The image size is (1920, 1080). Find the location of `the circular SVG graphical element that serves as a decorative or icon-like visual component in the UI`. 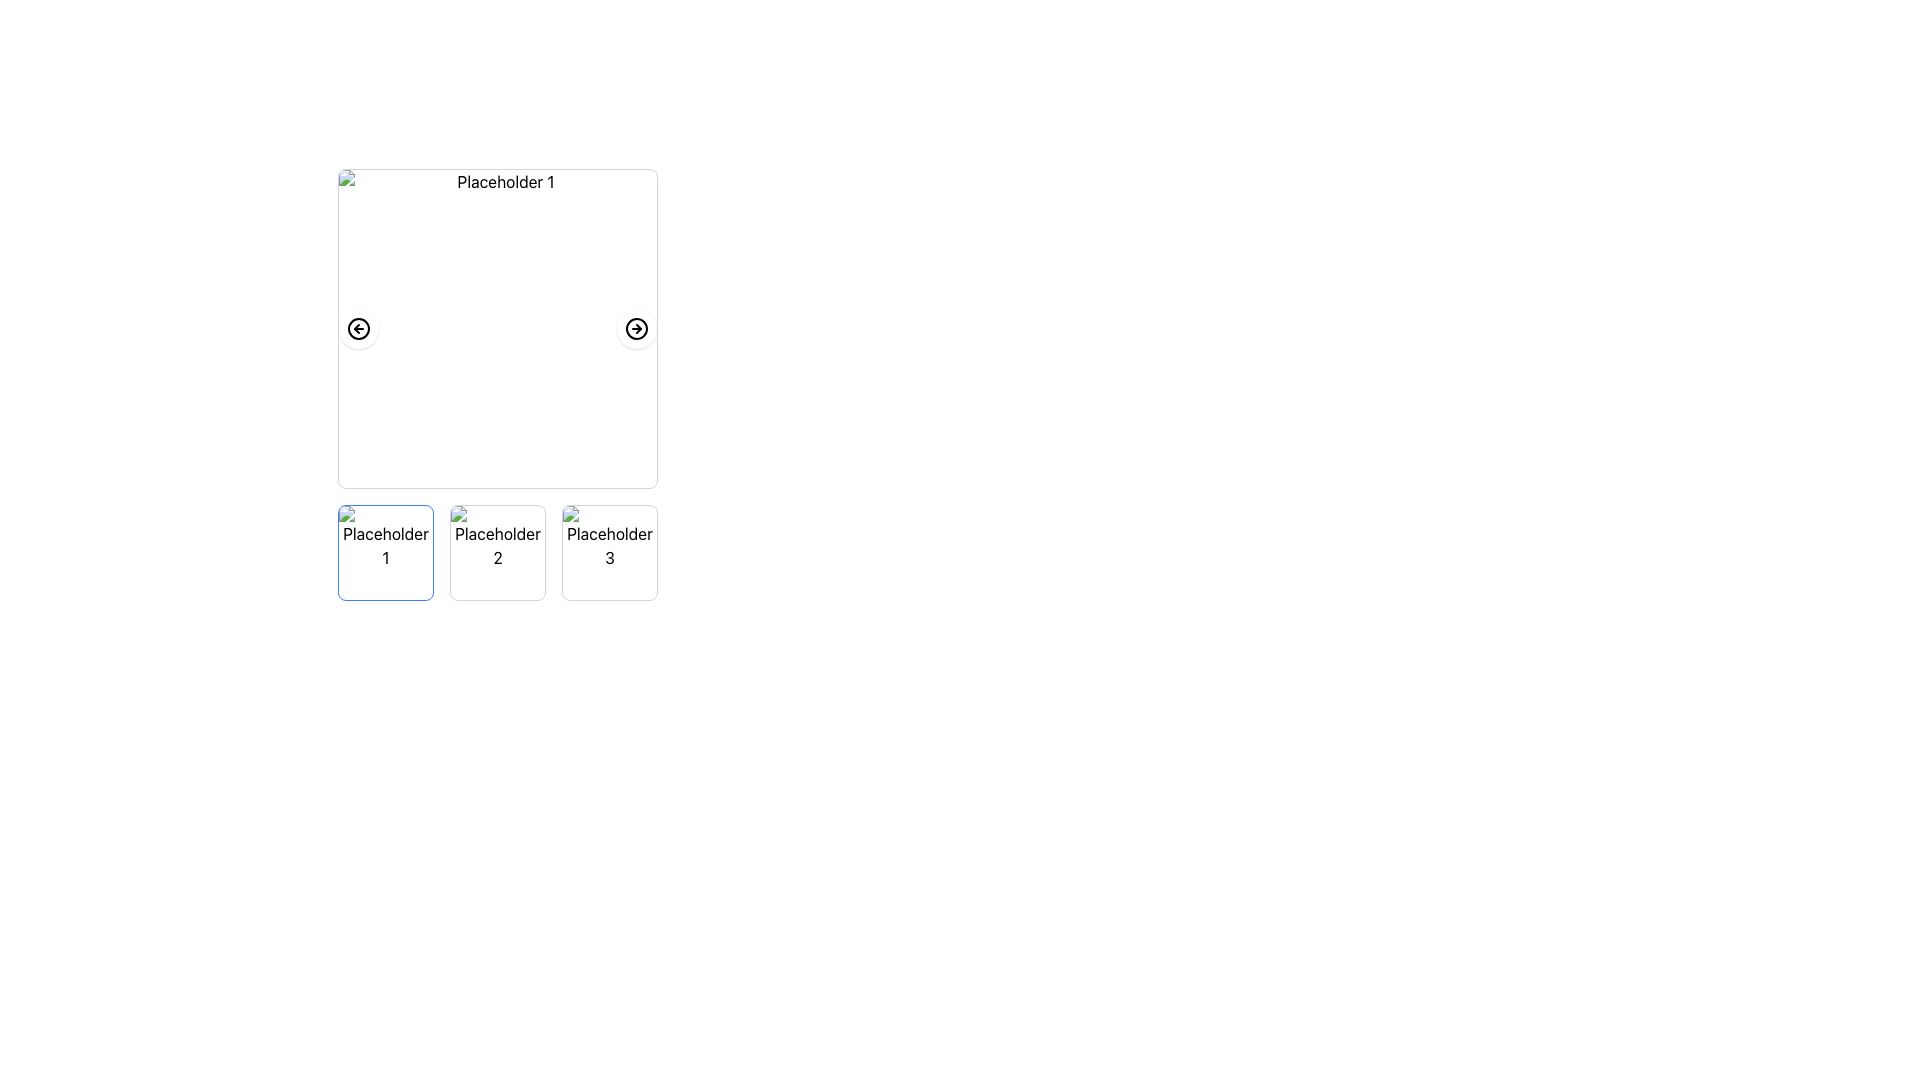

the circular SVG graphical element that serves as a decorative or icon-like visual component in the UI is located at coordinates (359, 327).